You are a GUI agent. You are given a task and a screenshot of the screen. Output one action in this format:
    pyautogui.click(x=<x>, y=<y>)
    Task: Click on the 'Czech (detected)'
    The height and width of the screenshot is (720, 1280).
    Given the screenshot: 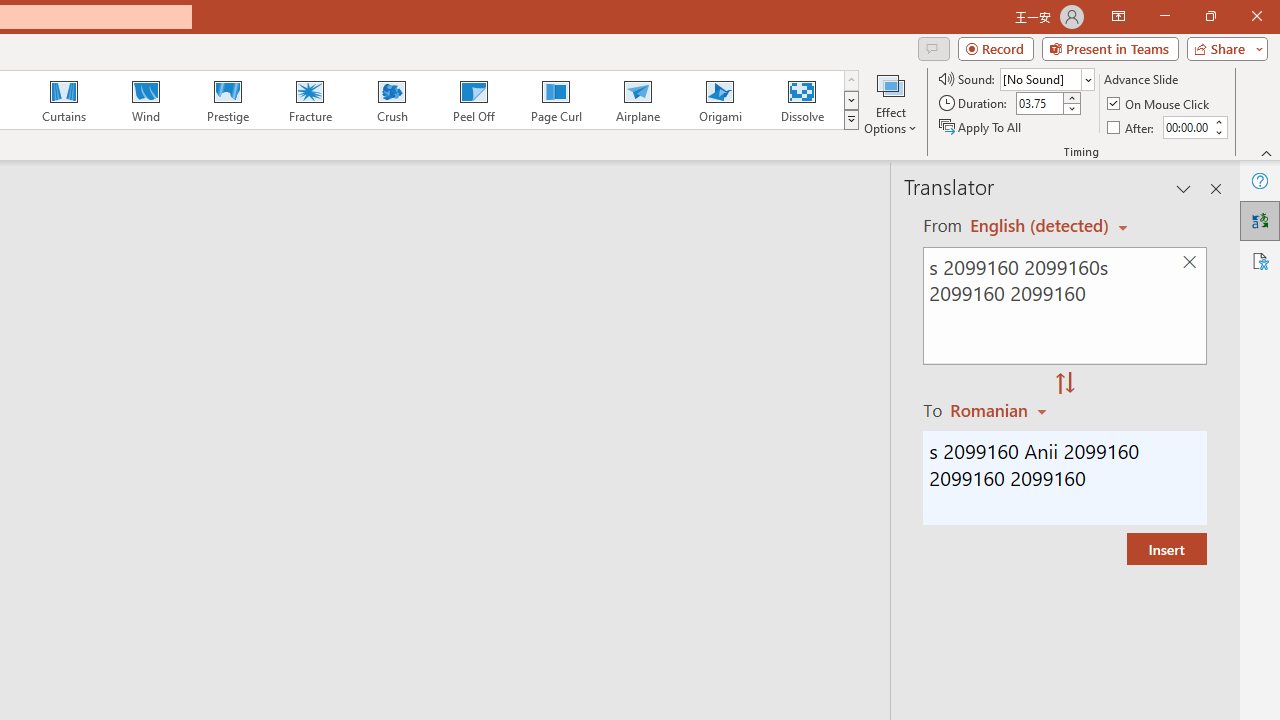 What is the action you would take?
    pyautogui.click(x=1040, y=225)
    